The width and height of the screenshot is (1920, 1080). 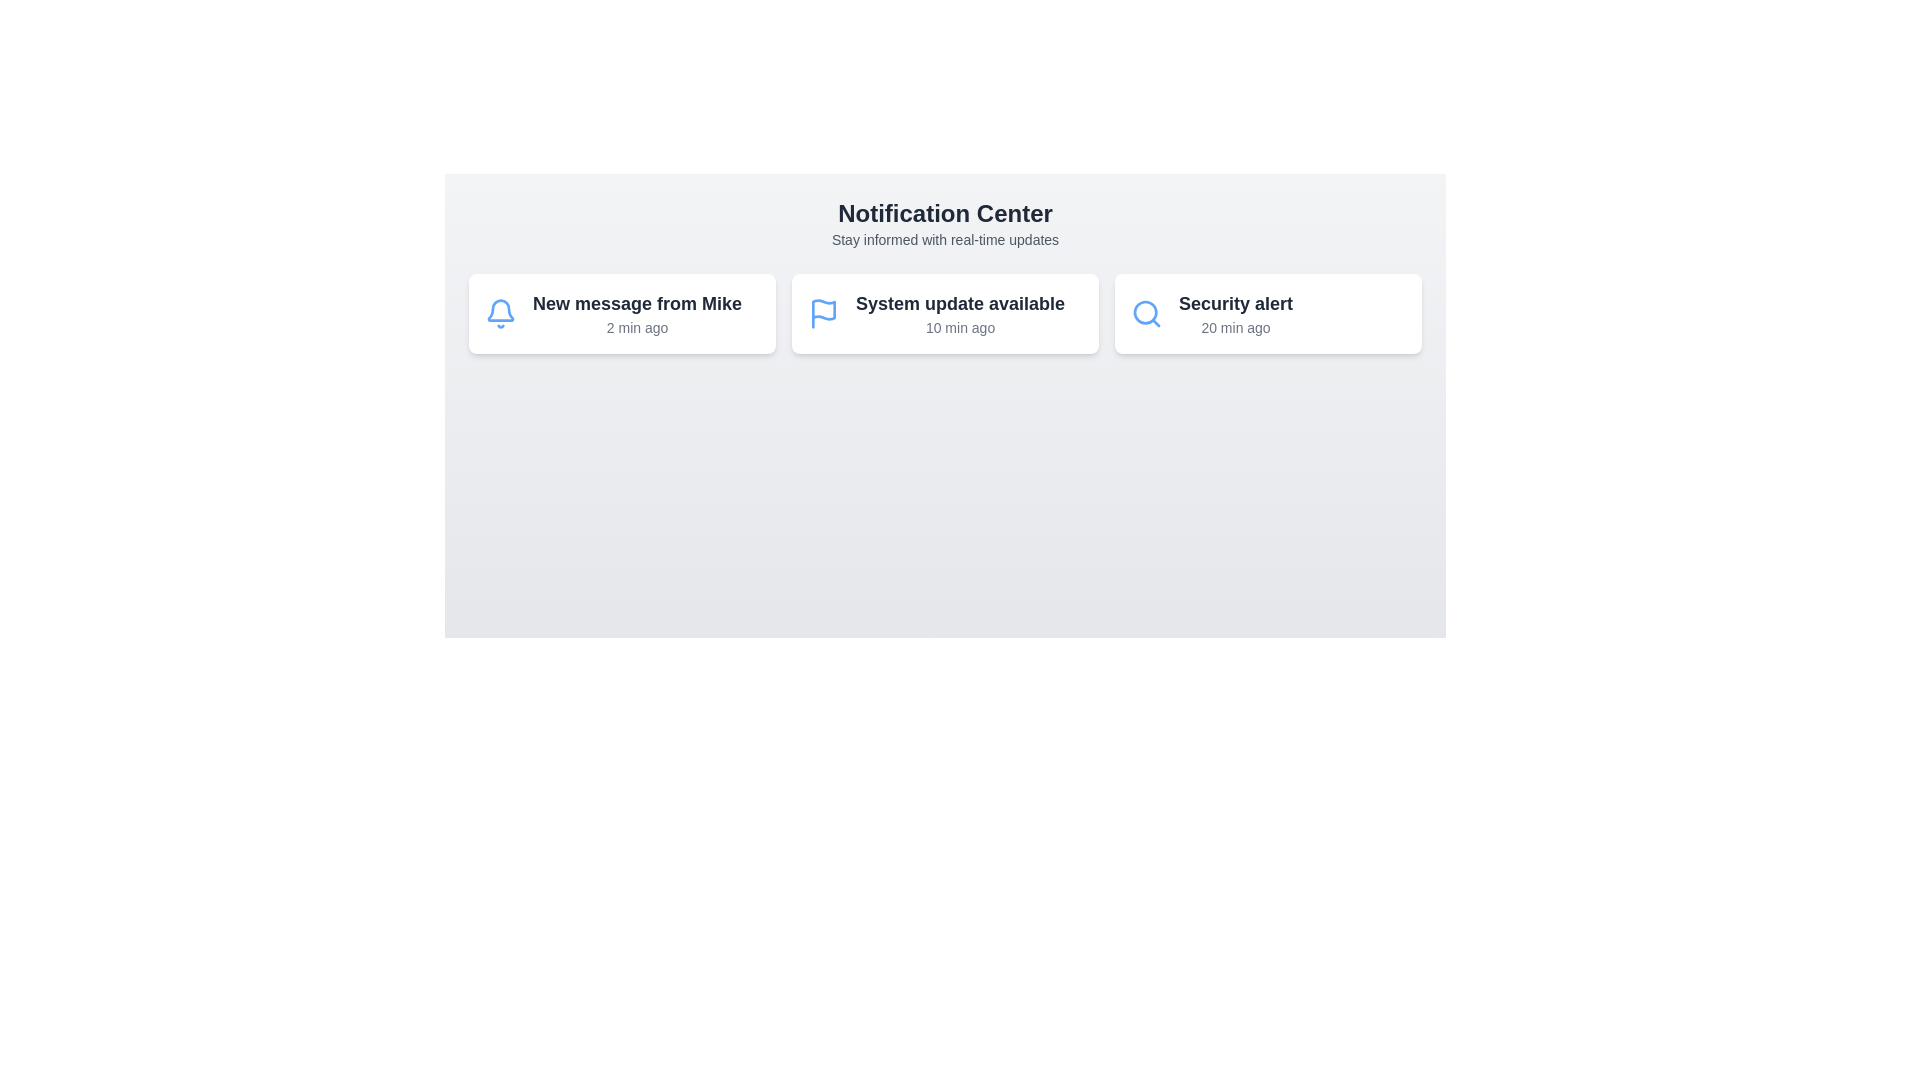 What do you see at coordinates (1235, 313) in the screenshot?
I see `the textual notification item titled 'Security alert' which is the last card in the Notification Center` at bounding box center [1235, 313].